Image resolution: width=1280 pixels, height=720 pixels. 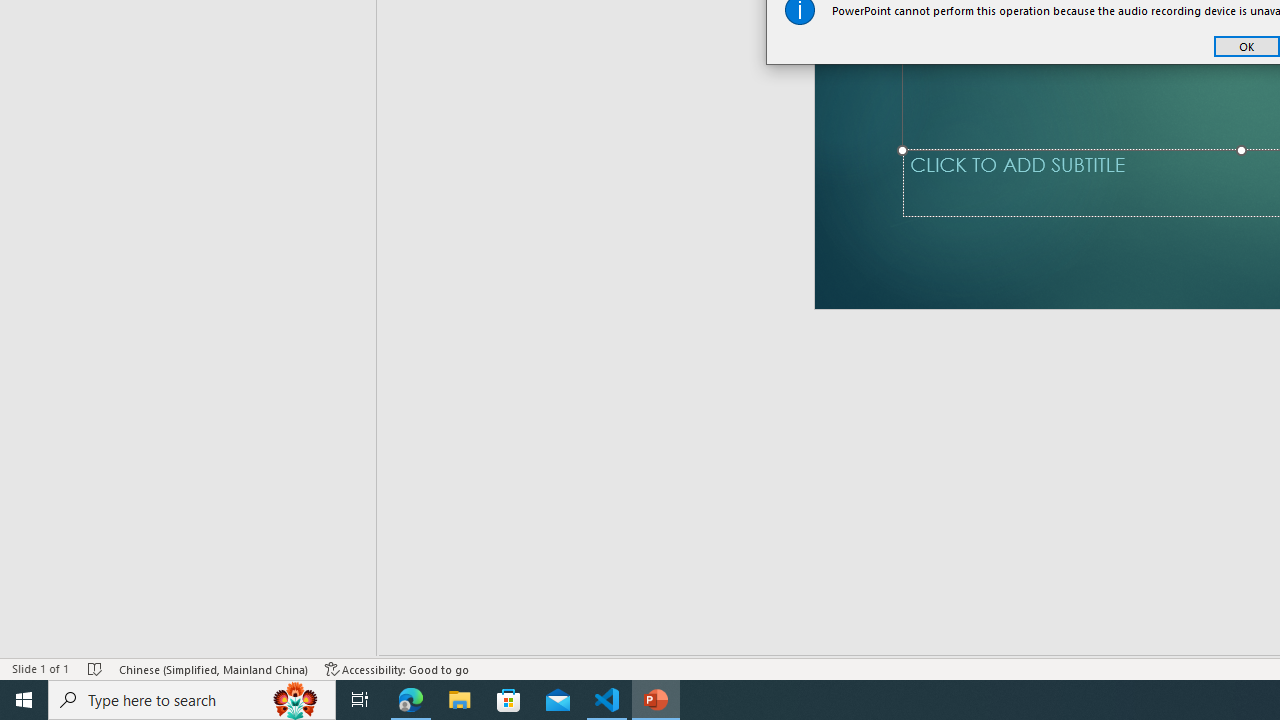 I want to click on 'Task View', so click(x=359, y=698).